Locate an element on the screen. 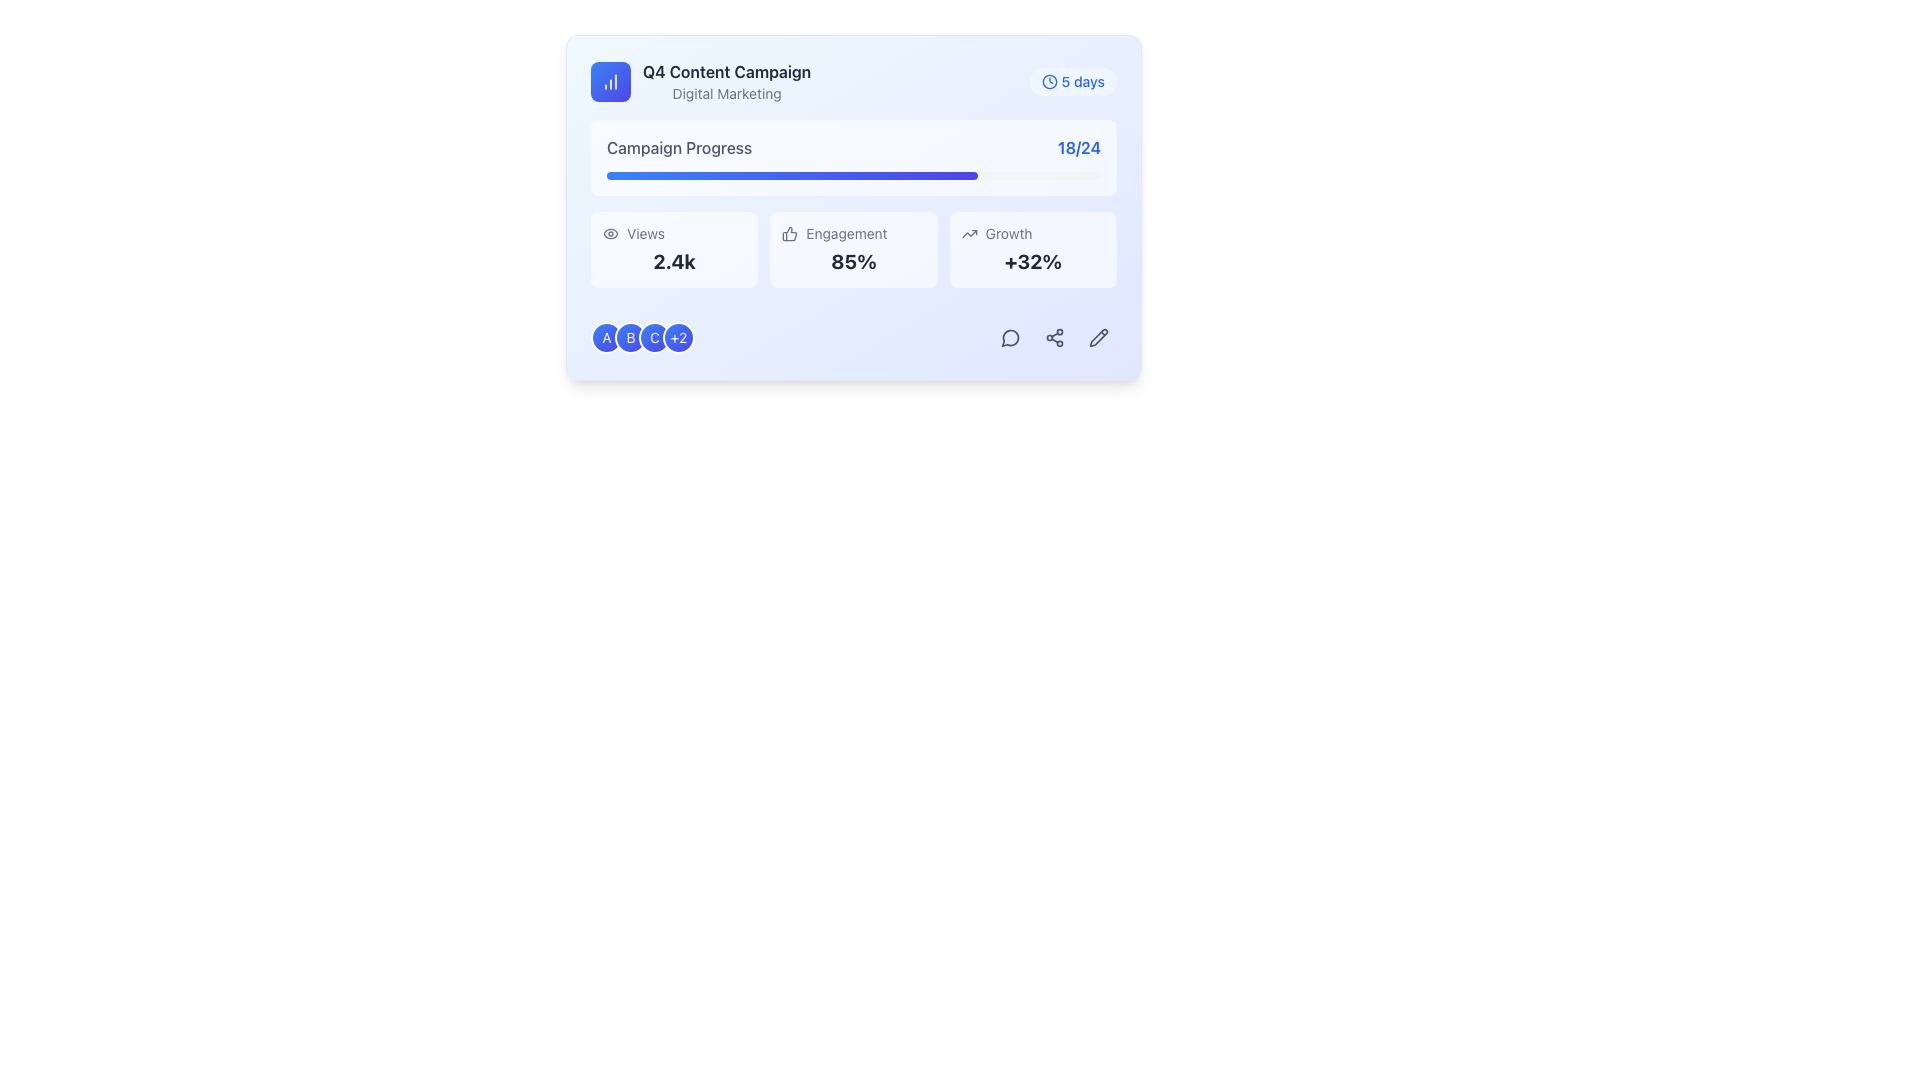  the composite informational header element that provides the title 'Q4 Content Campaign' and its category 'Digital Marketing' is located at coordinates (701, 80).